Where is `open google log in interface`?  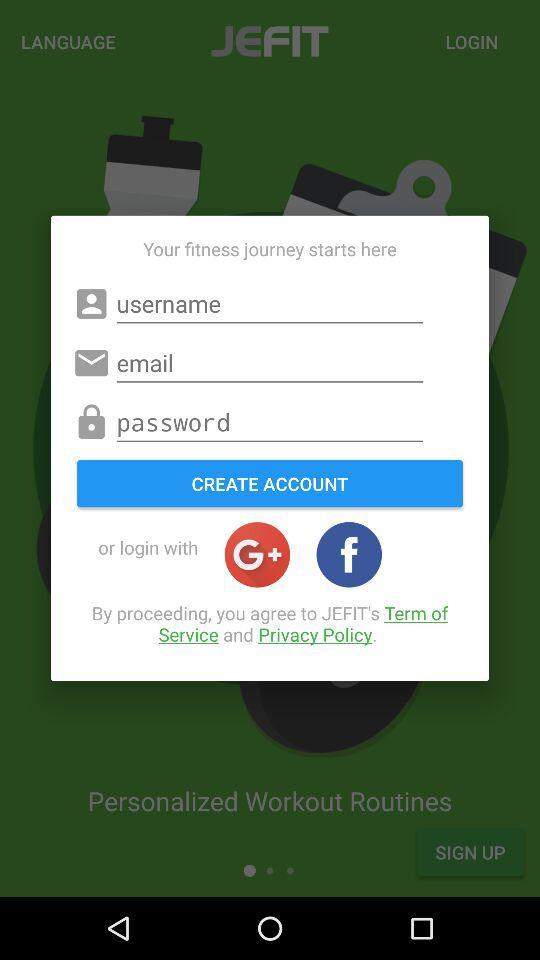
open google log in interface is located at coordinates (257, 554).